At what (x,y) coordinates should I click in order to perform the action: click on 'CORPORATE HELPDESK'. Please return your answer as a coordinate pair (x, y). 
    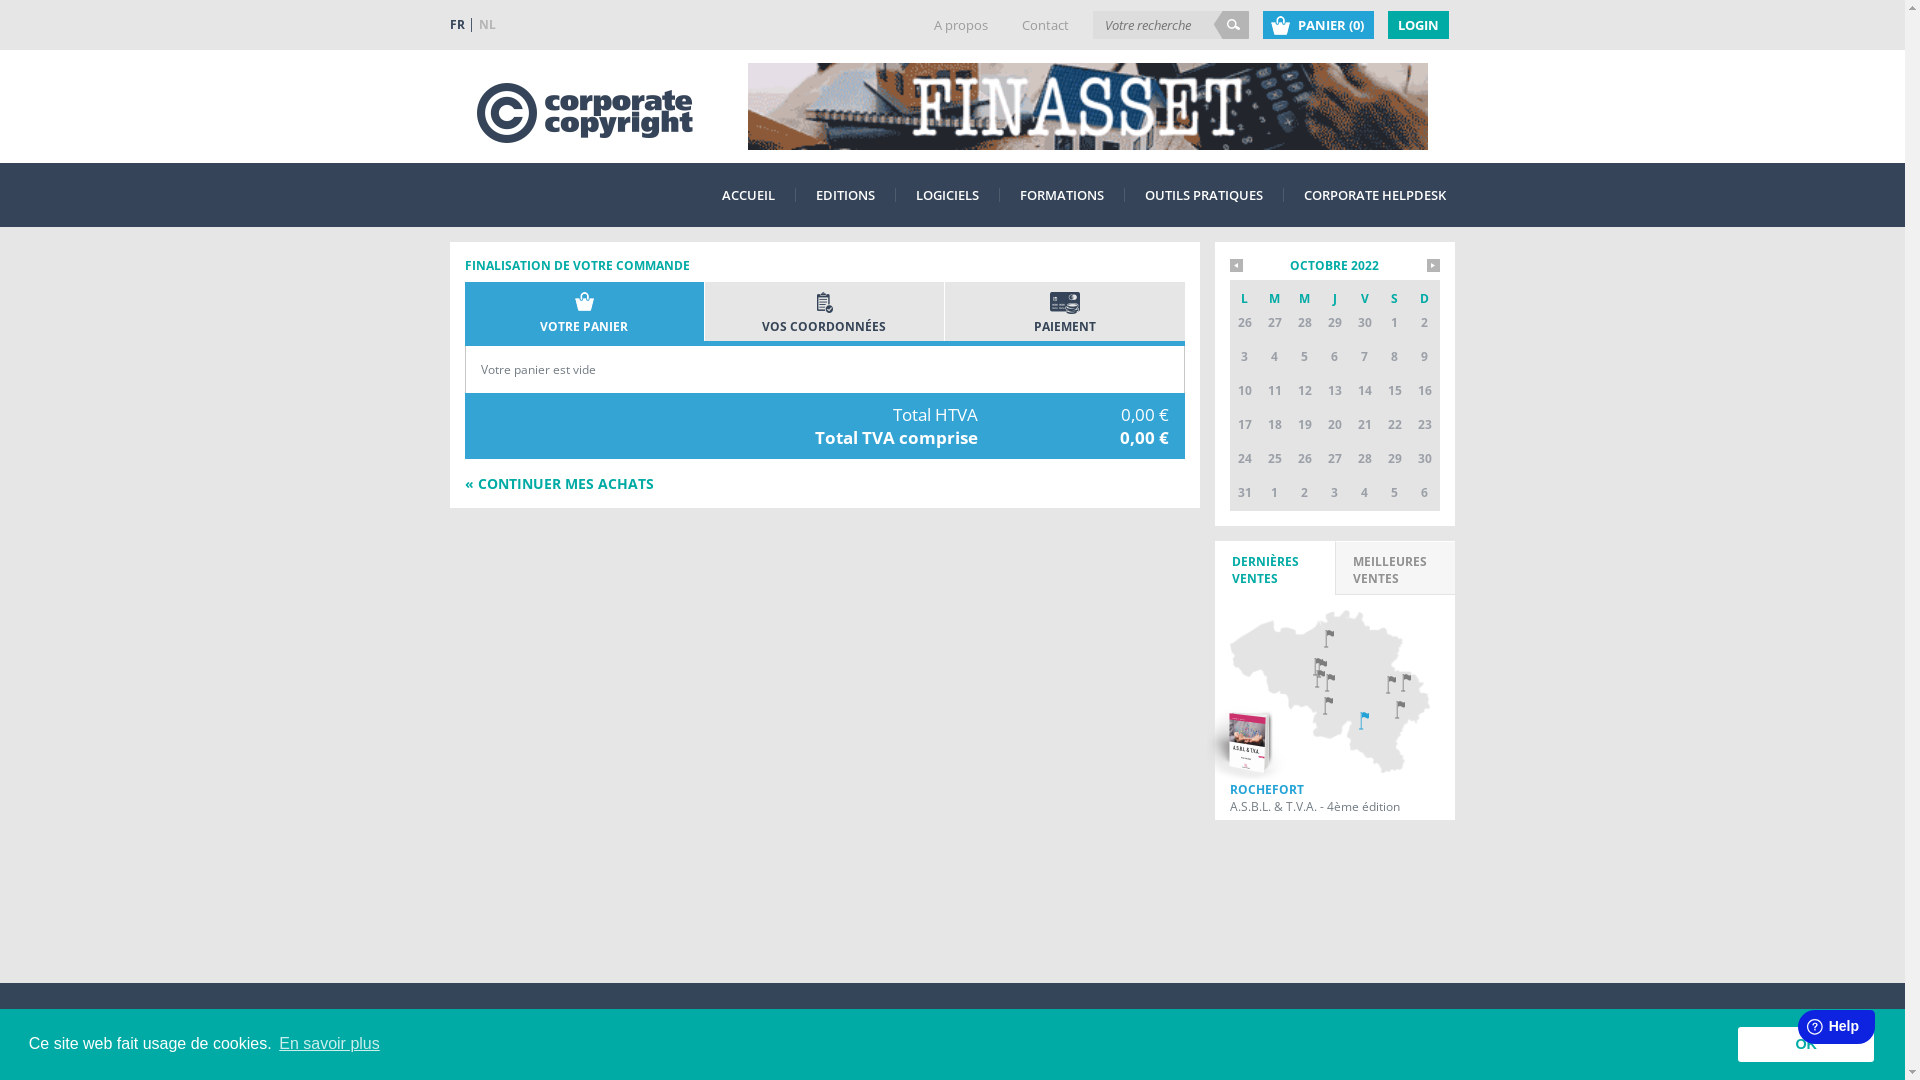
    Looking at the image, I should click on (1373, 195).